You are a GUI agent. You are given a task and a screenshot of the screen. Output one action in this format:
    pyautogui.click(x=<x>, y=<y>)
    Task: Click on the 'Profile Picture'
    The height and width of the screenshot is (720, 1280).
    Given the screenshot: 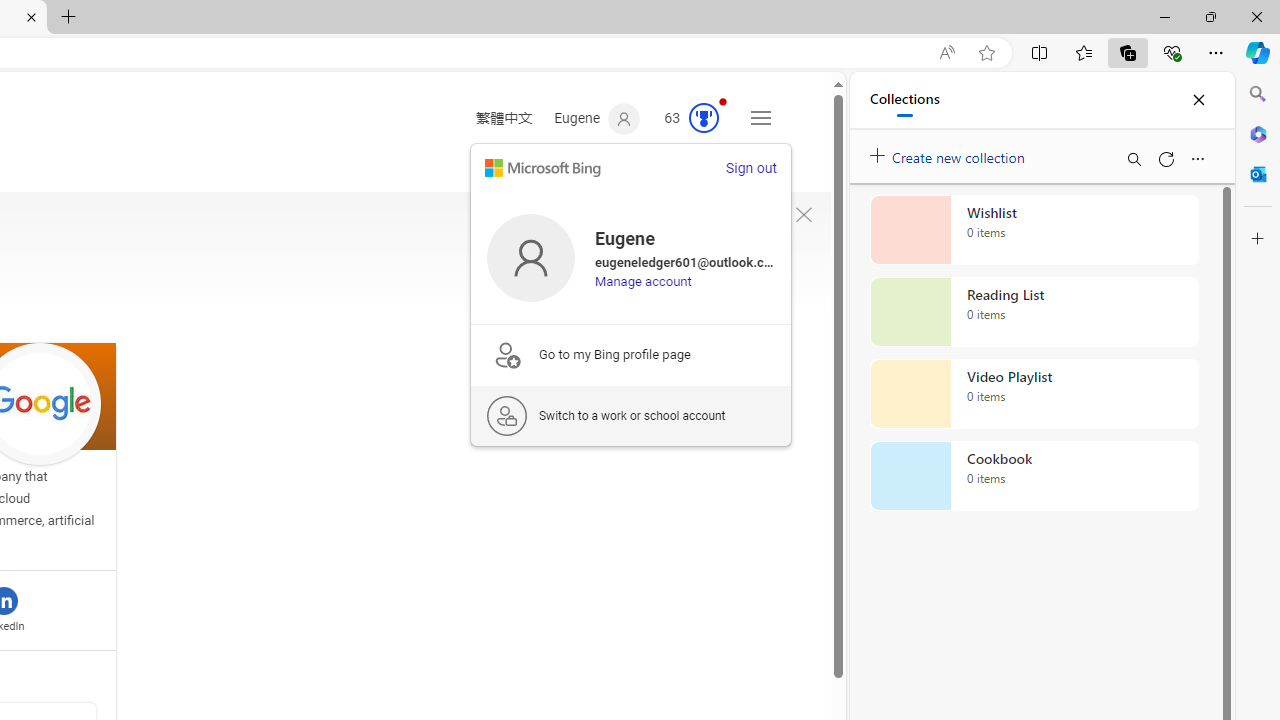 What is the action you would take?
    pyautogui.click(x=530, y=256)
    